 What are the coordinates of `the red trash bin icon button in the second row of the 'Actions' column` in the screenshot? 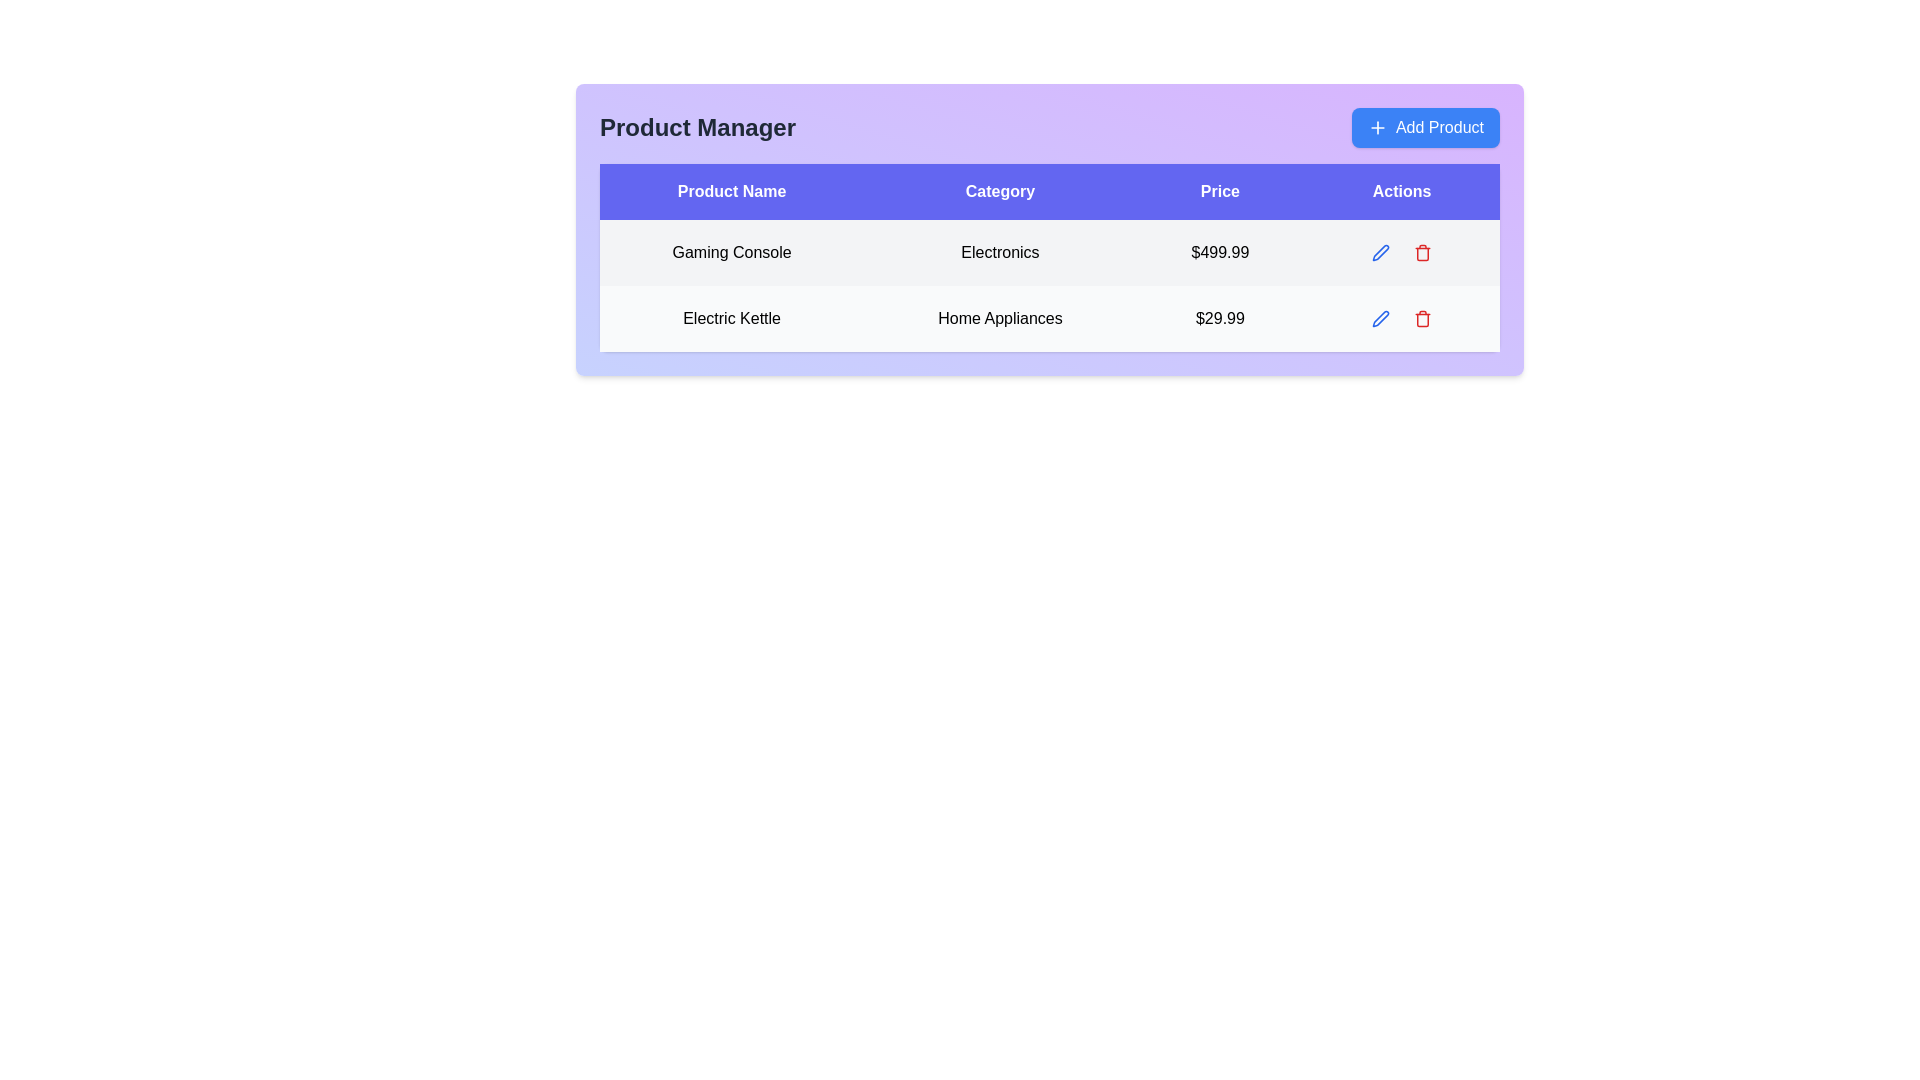 It's located at (1422, 318).